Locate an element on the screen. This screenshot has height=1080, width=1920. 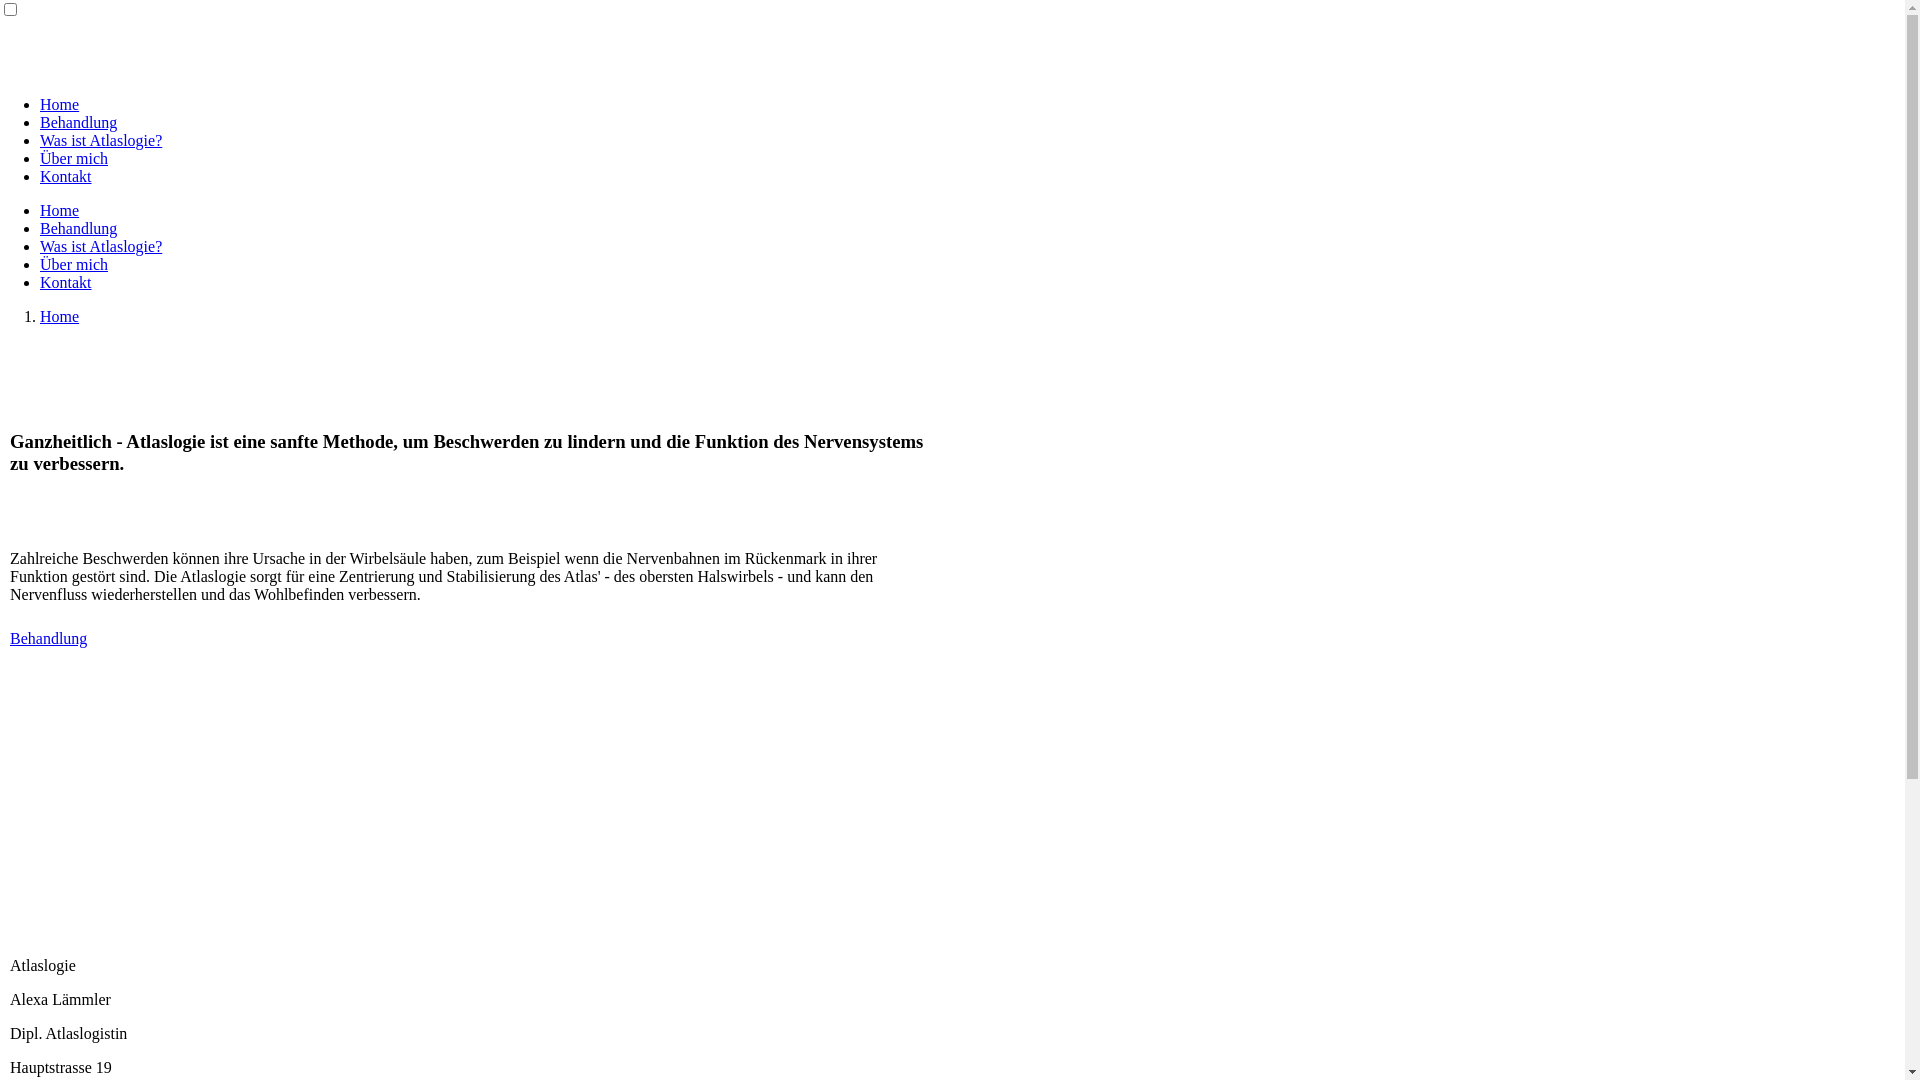
'Kontakt' is located at coordinates (66, 175).